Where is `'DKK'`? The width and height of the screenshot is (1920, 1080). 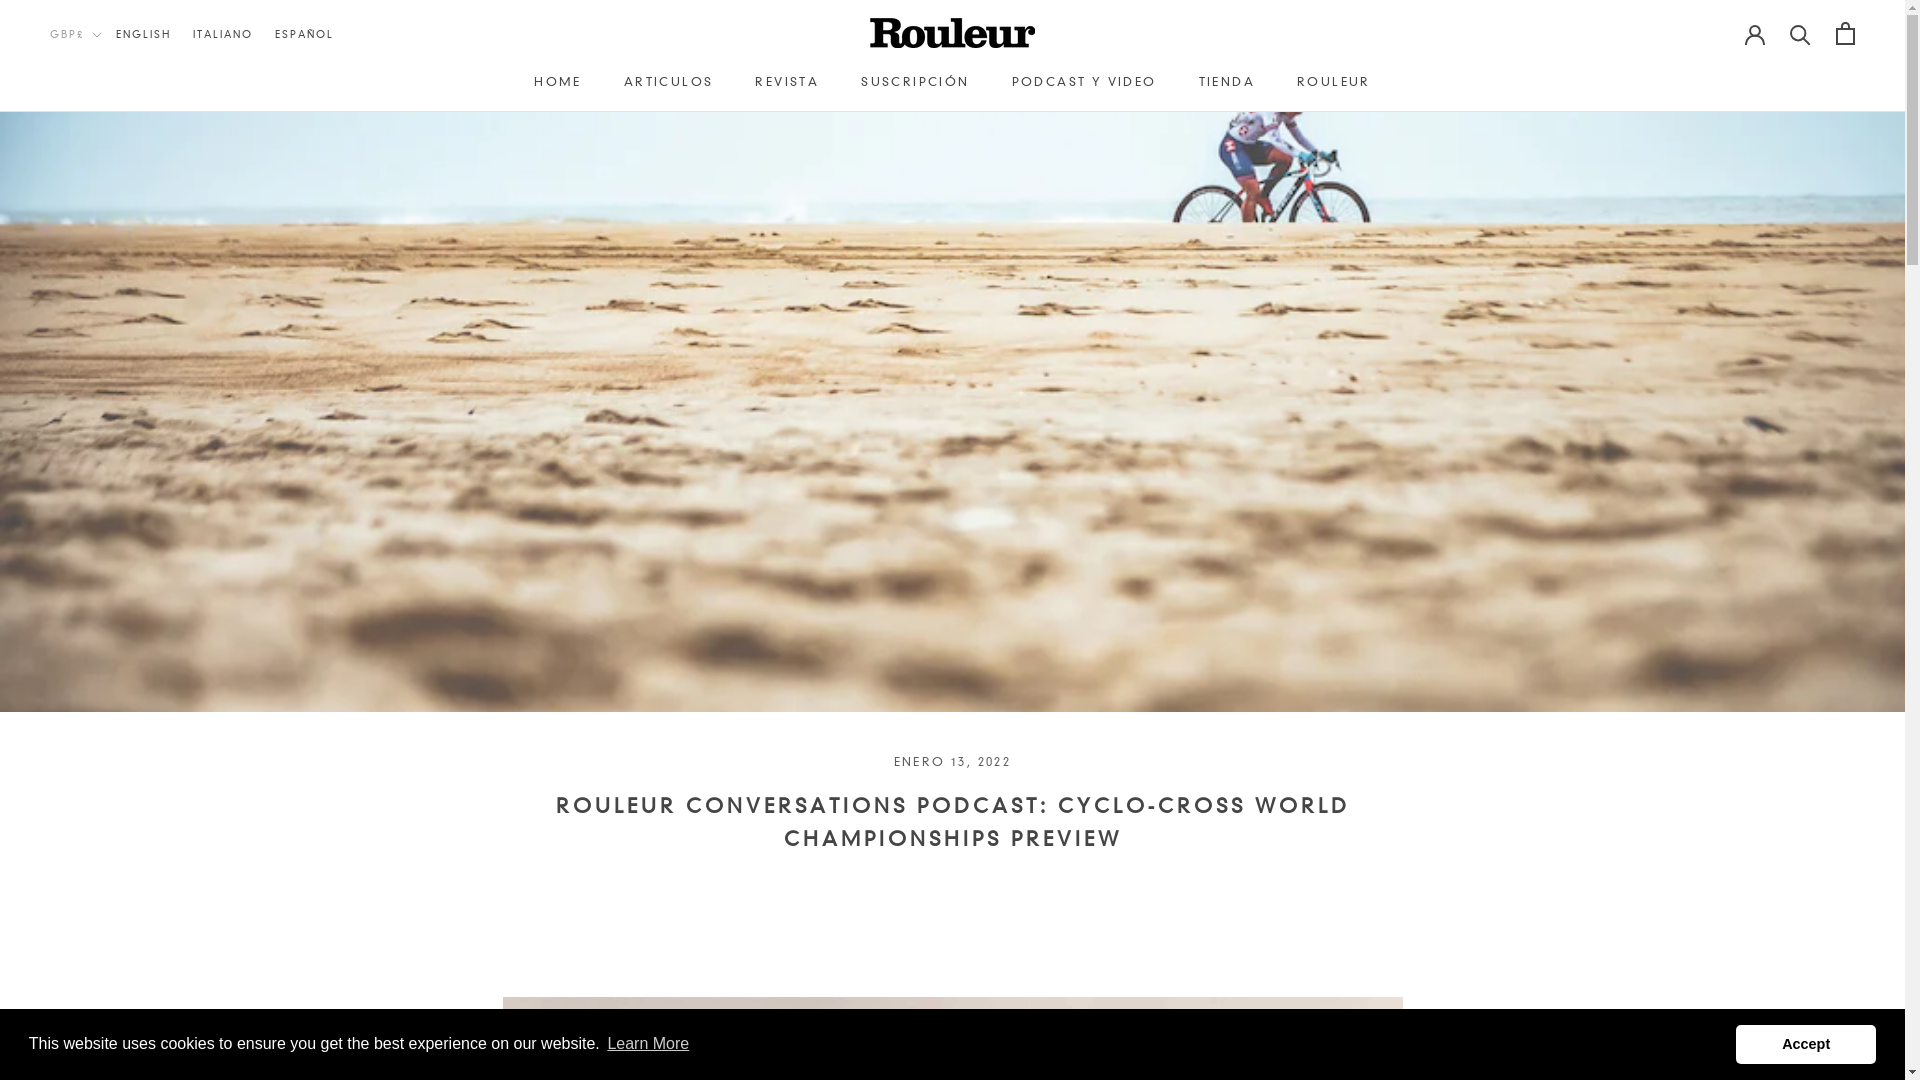
'DKK' is located at coordinates (112, 765).